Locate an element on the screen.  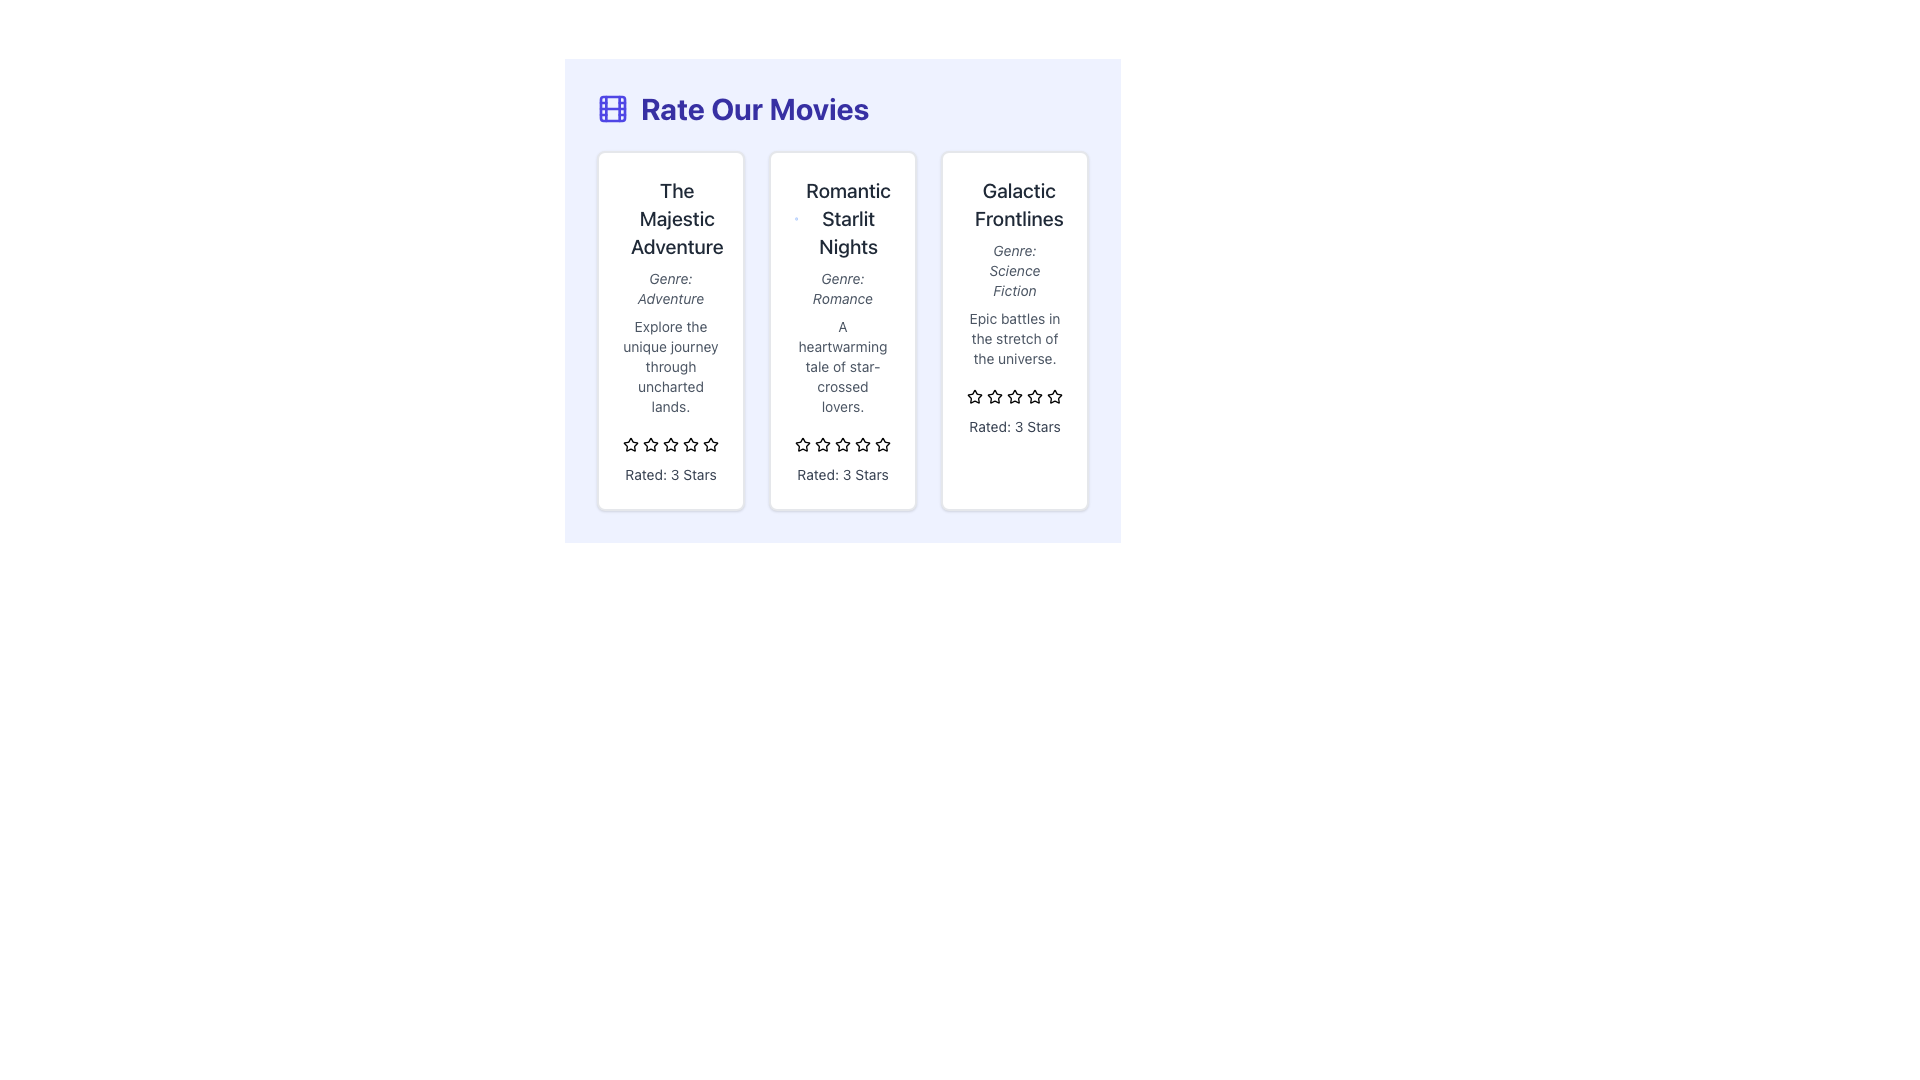
the small rectangular shape with rounded corners within the grid-like icon, located to the left of the 'Rate Our Movies' heading is located at coordinates (612, 108).